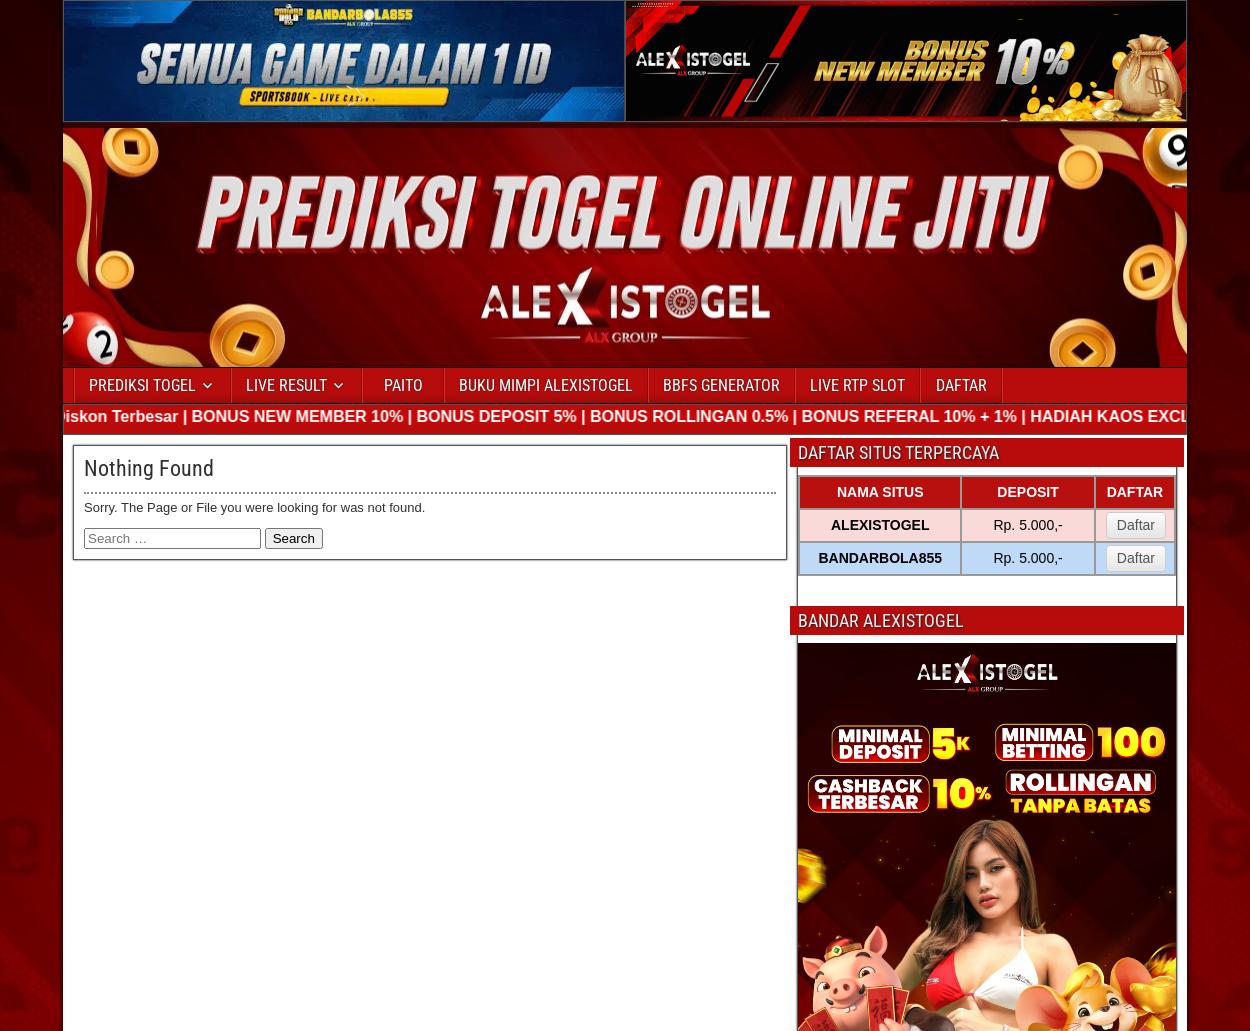 This screenshot has height=1031, width=1250. I want to click on 'BUKU MIMPI ALEXISTOGEL', so click(546, 383).